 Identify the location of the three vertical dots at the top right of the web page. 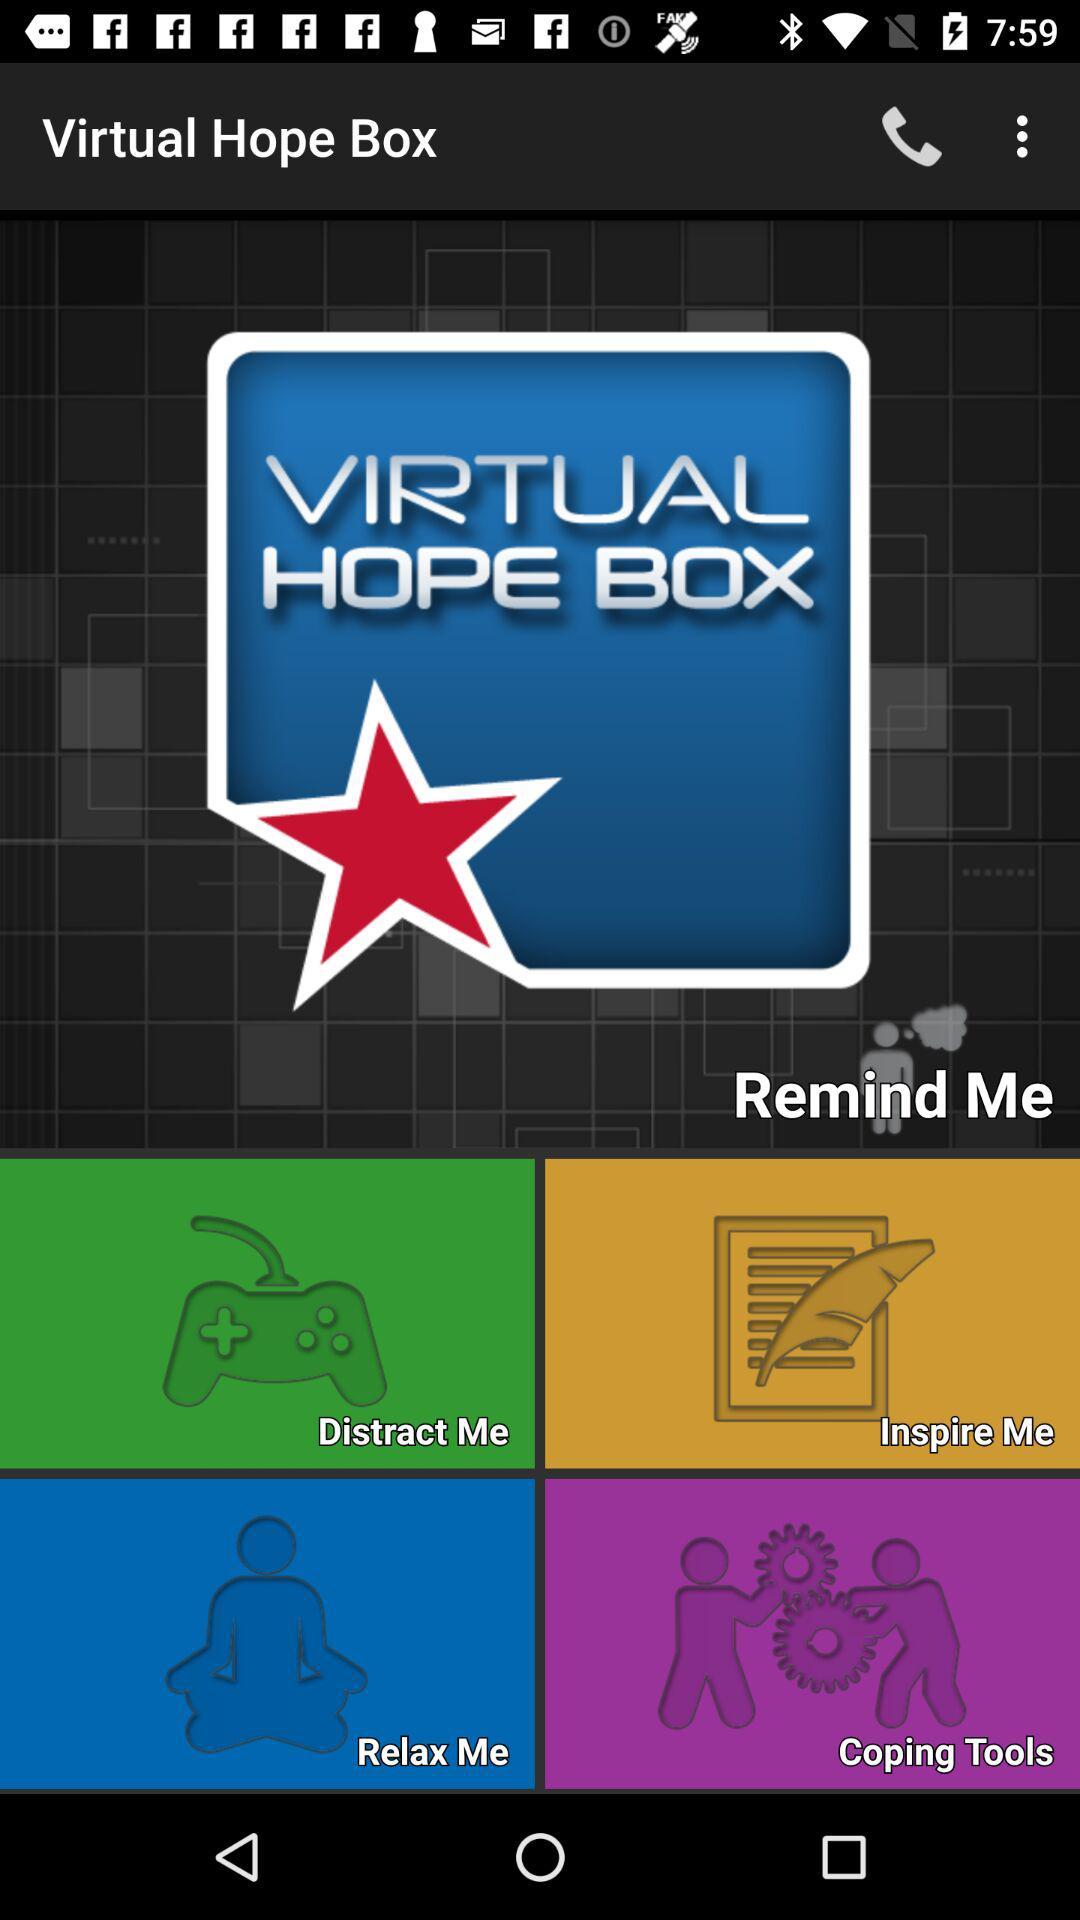
(1027, 136).